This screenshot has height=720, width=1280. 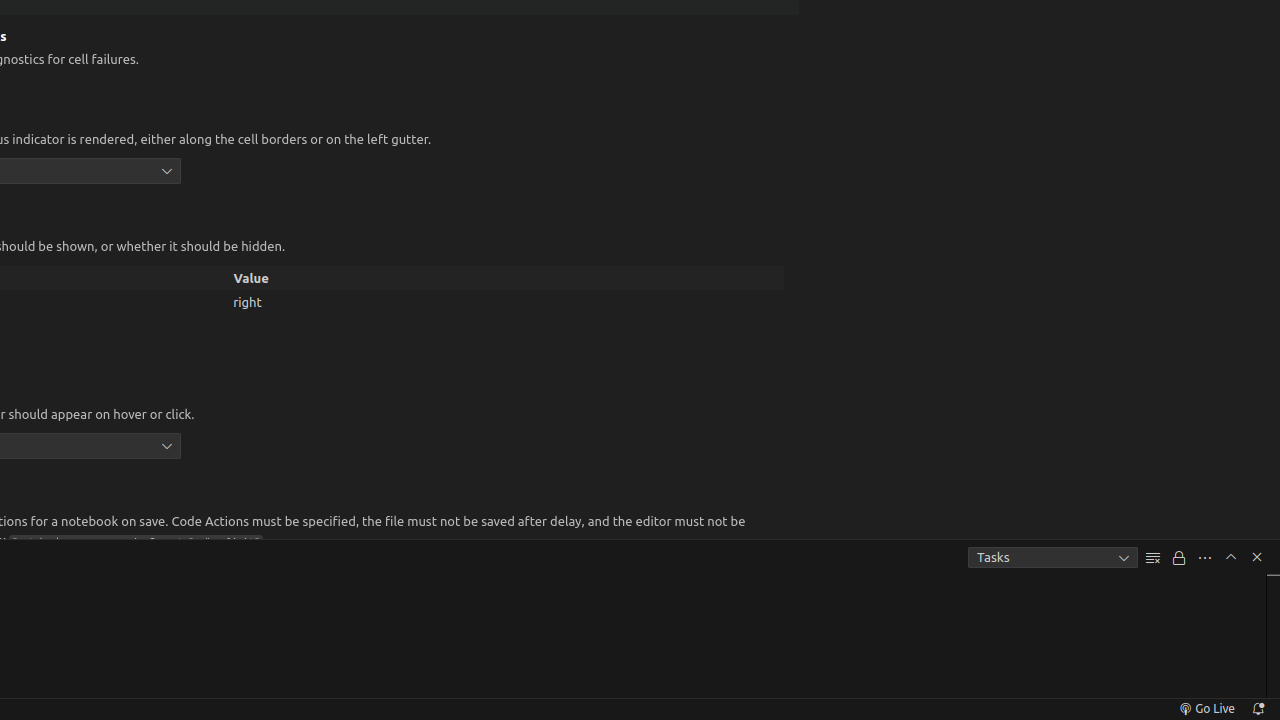 I want to click on 'broadcast Go Live, Click to run live server', so click(x=1205, y=707).